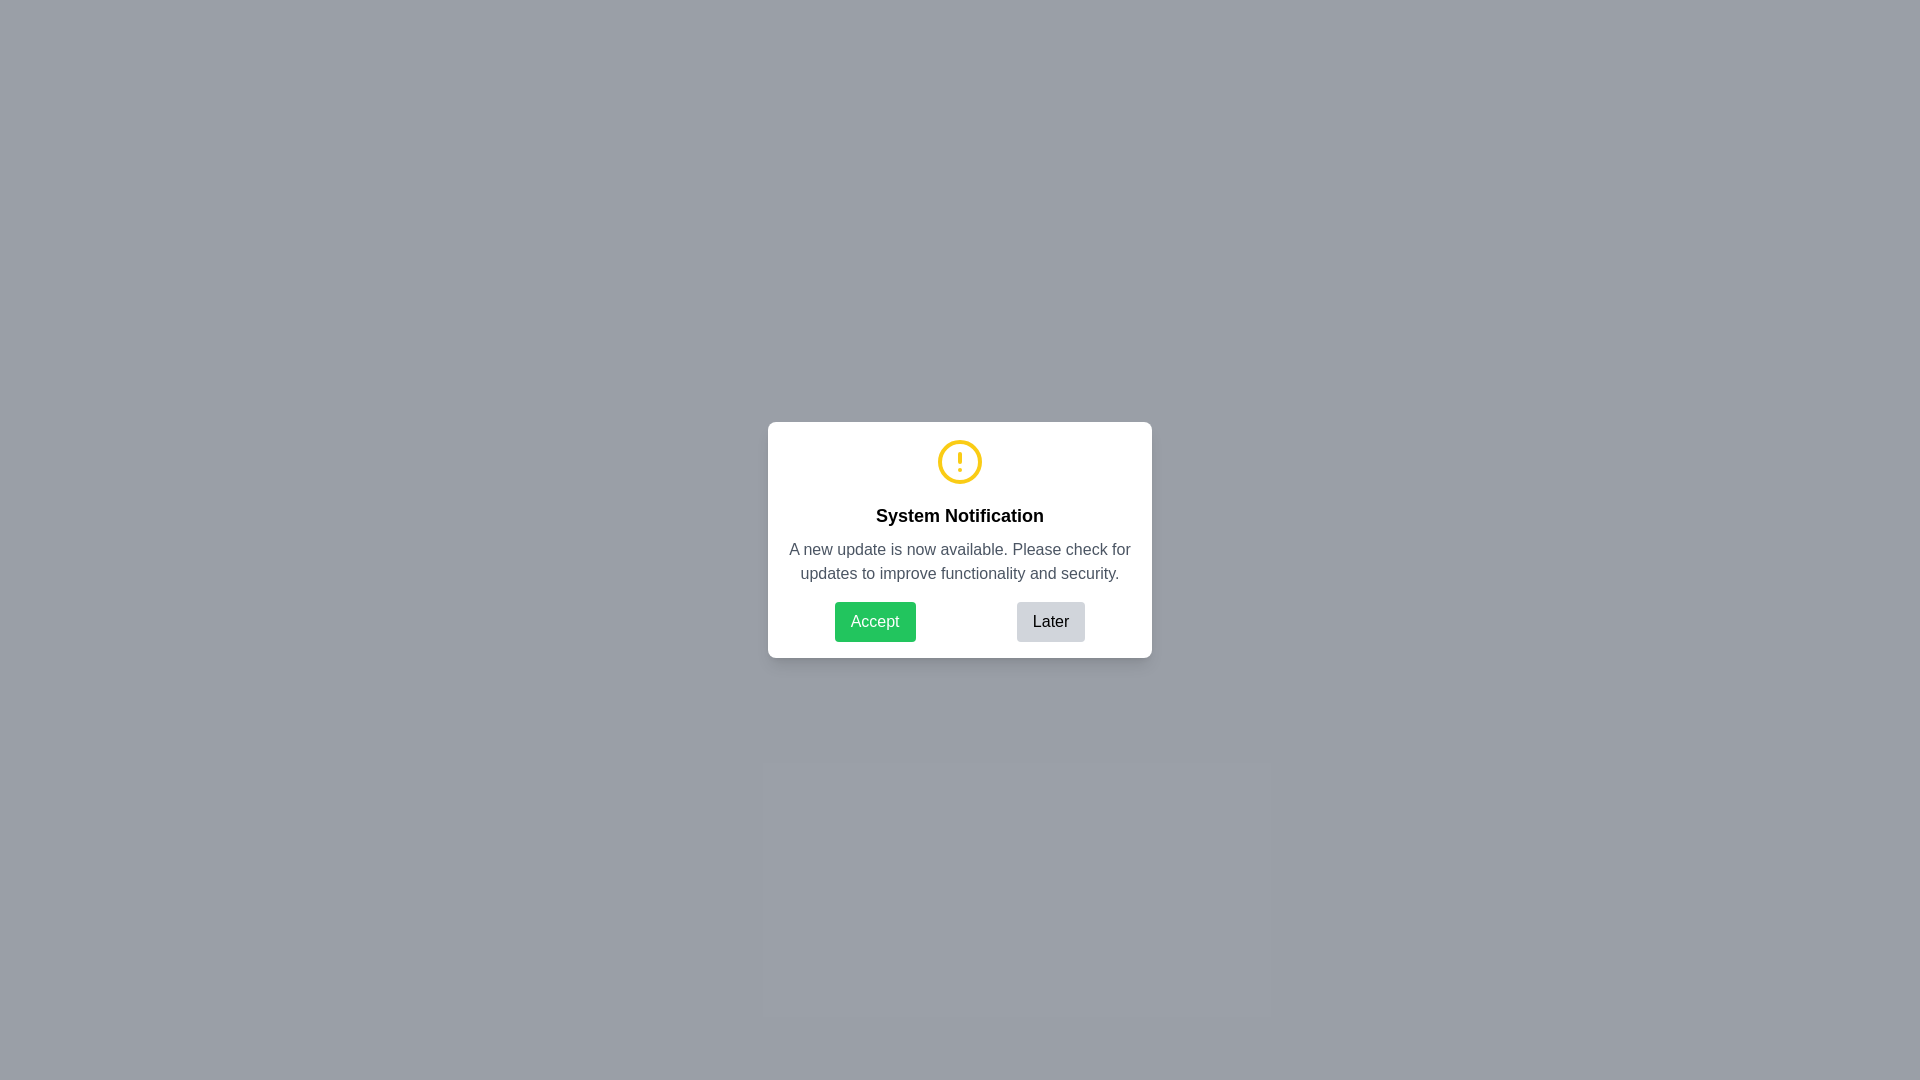 The image size is (1920, 1080). Describe the element at coordinates (960, 462) in the screenshot. I see `the yellow circular outline with an exclamation mark inside, which is the central component of the alert icon in the notification dialog box` at that location.